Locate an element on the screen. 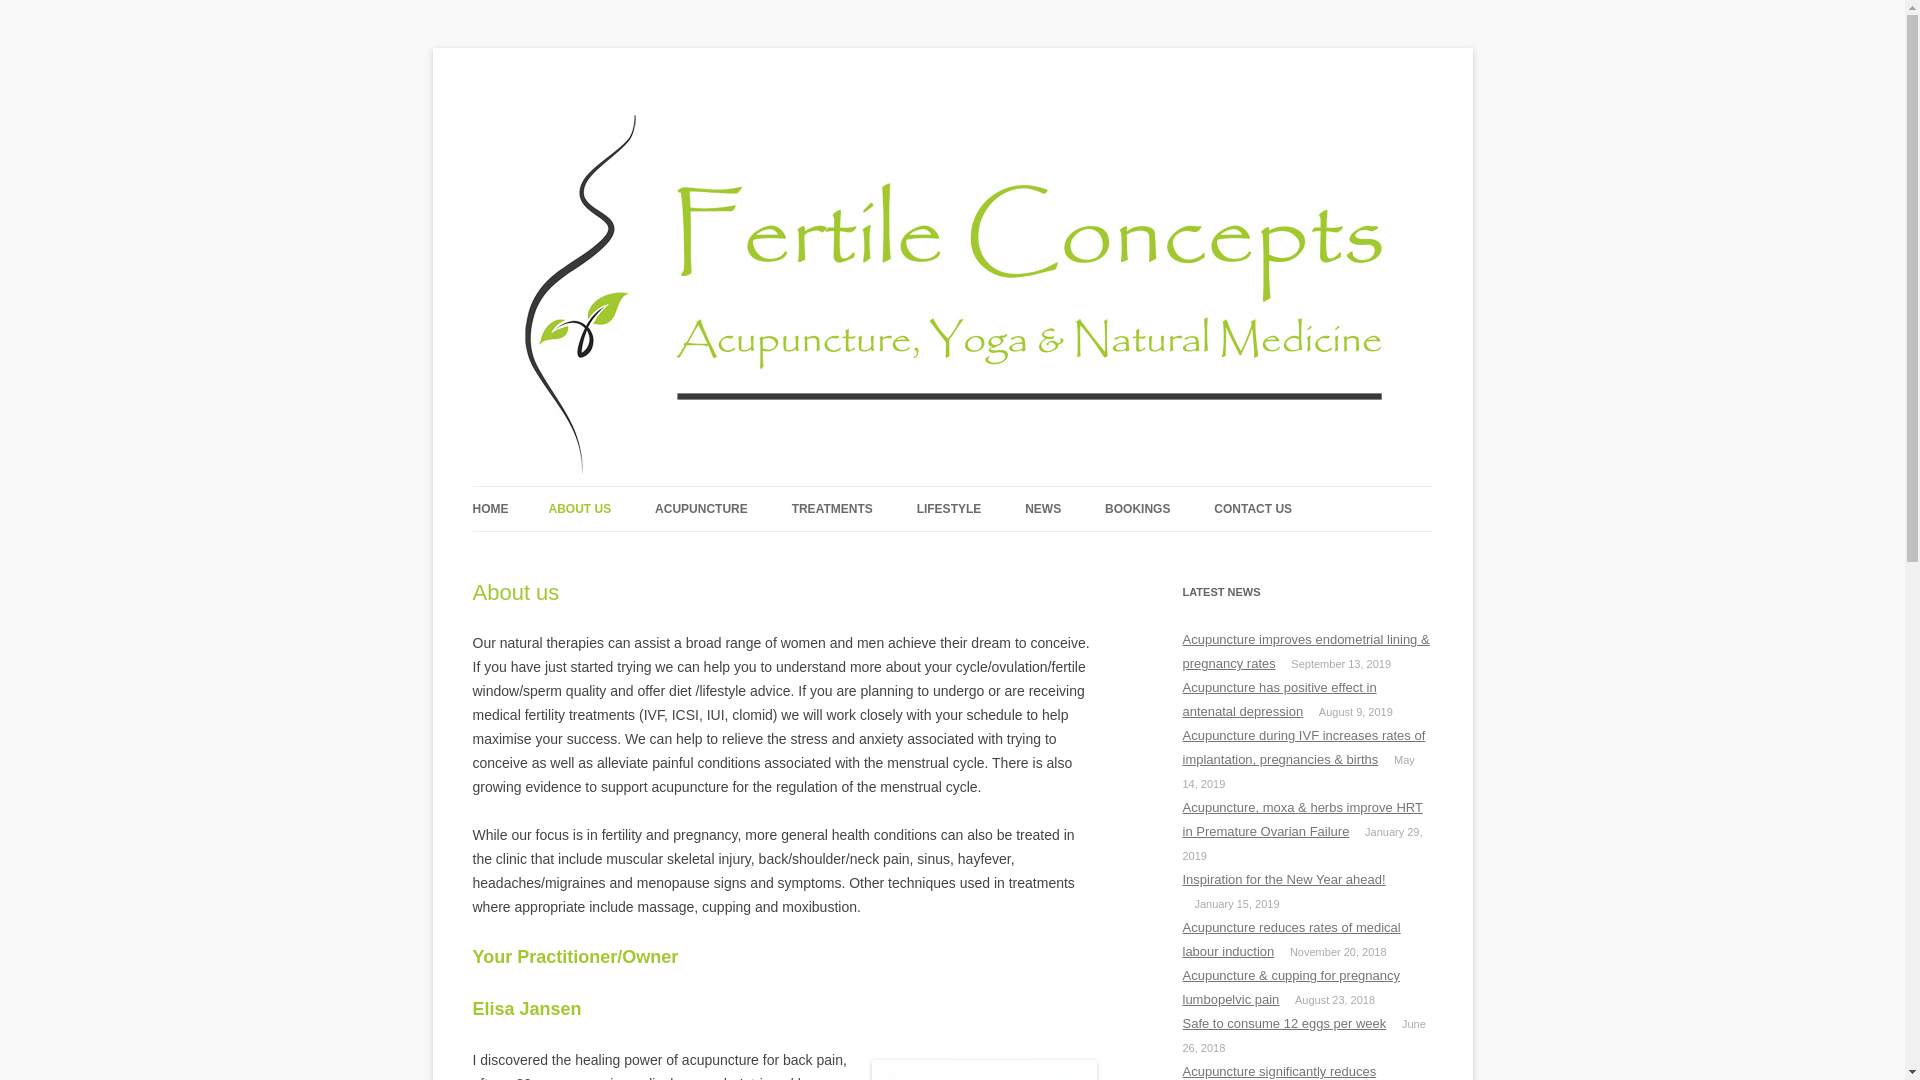 Image resolution: width=1920 pixels, height=1080 pixels. 'TRADITIONAL PERSPECTIVE' is located at coordinates (654, 551).